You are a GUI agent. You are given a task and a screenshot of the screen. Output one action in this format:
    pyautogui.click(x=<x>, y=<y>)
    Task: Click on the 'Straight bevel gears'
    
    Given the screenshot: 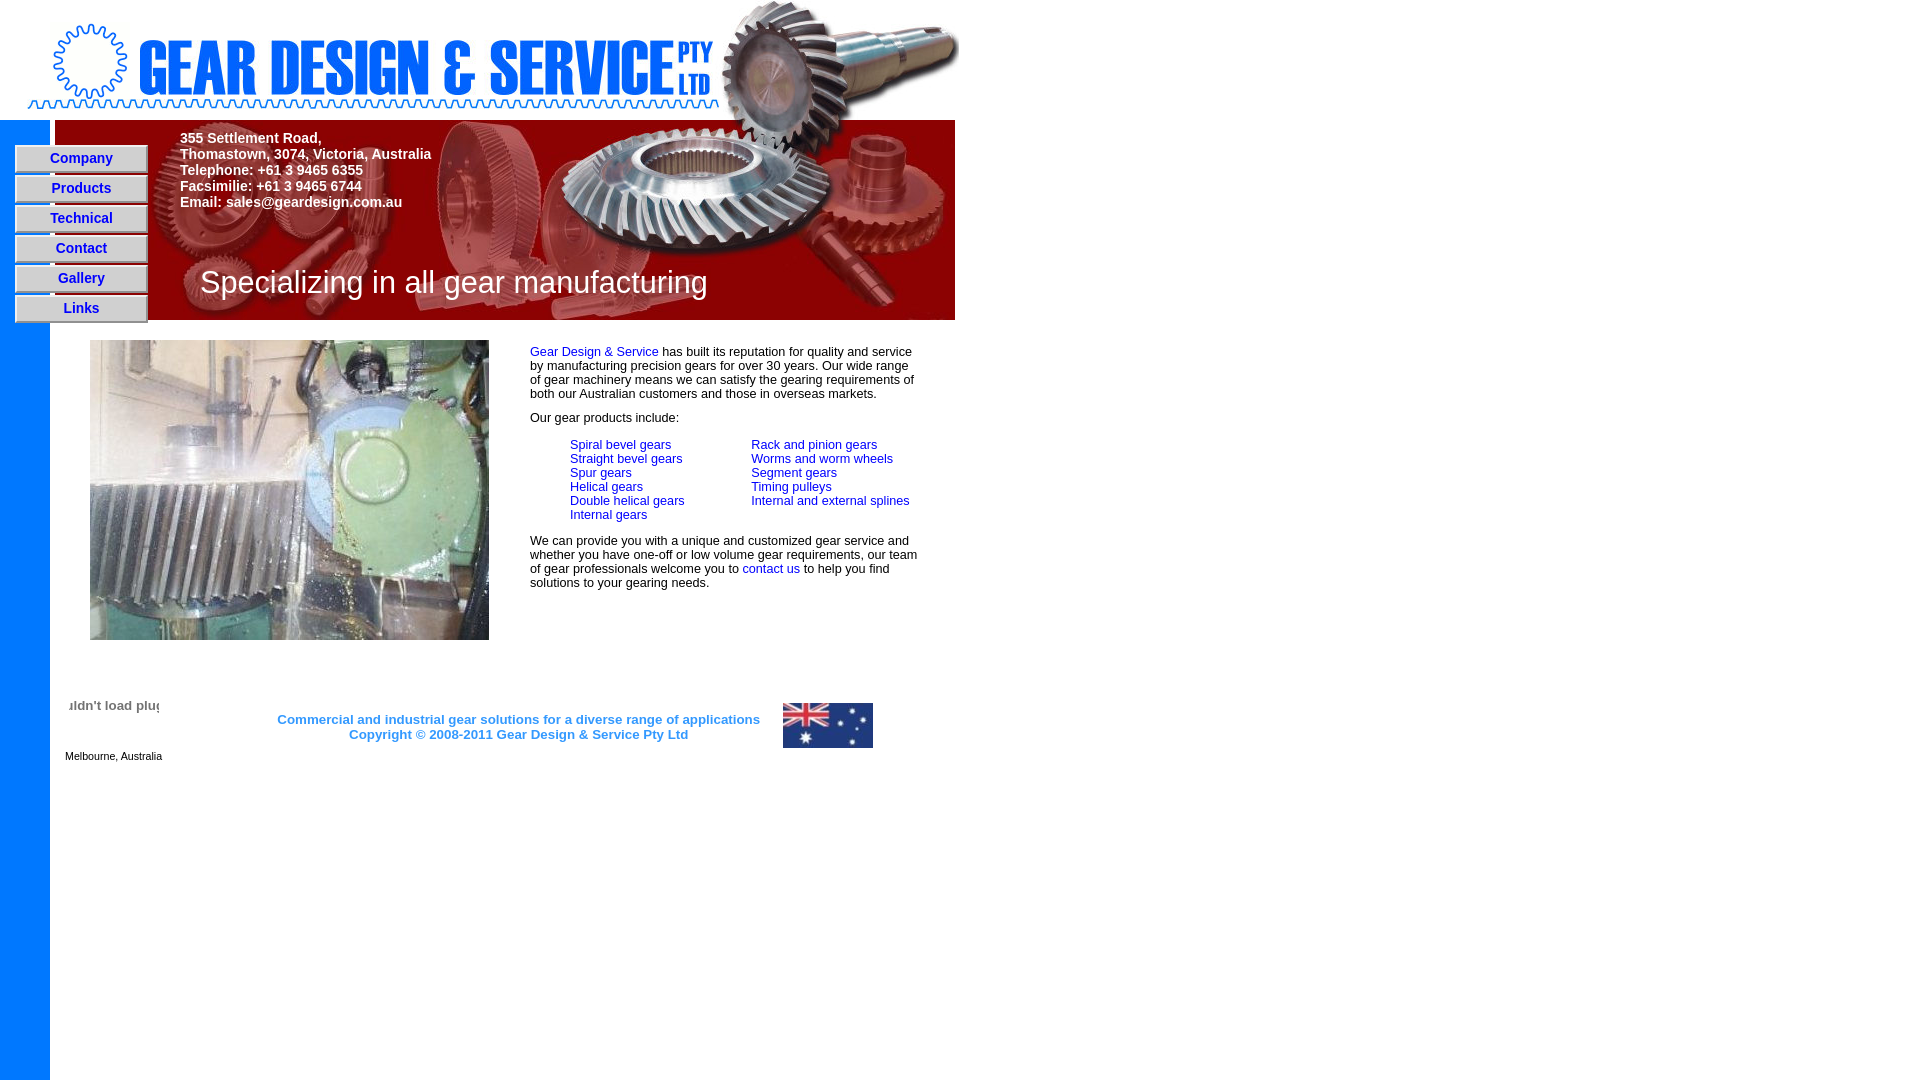 What is the action you would take?
    pyautogui.click(x=625, y=459)
    